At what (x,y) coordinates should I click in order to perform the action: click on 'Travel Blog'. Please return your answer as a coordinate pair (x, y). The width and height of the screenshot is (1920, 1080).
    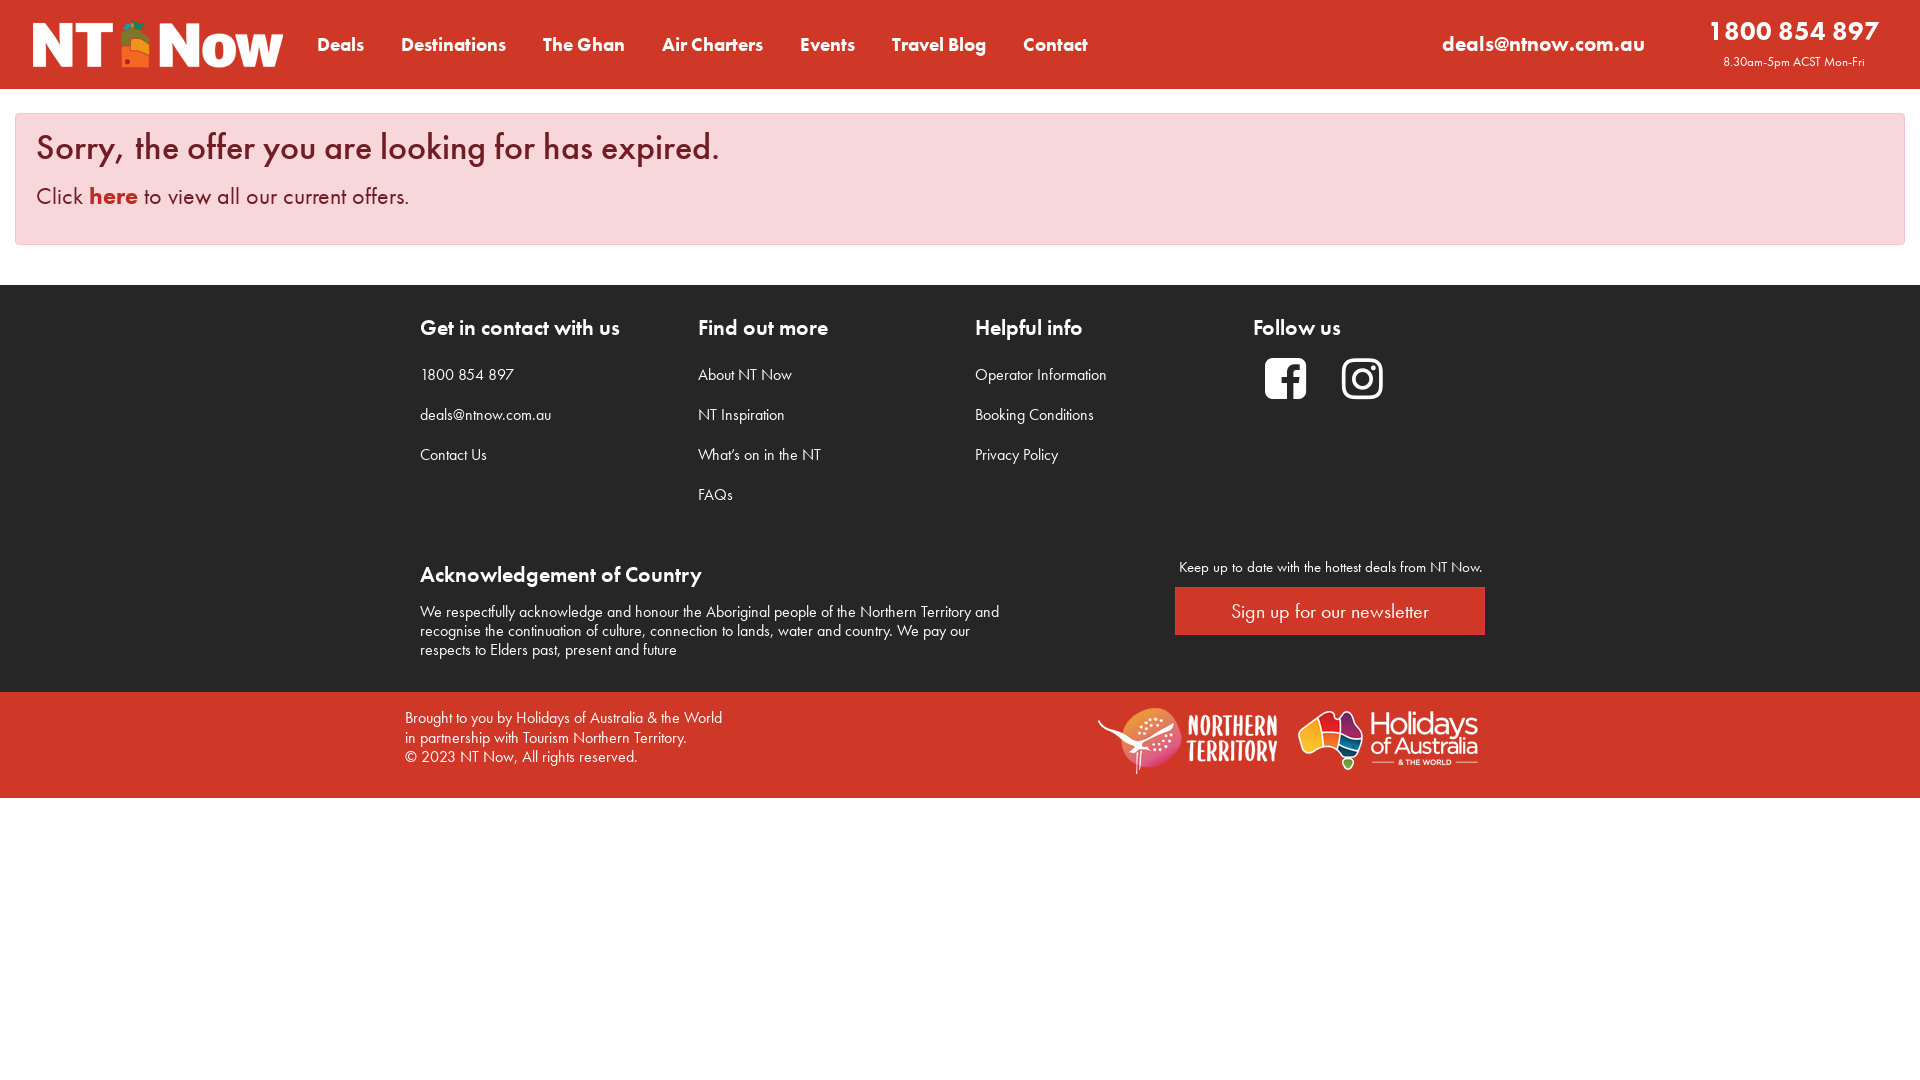
    Looking at the image, I should click on (938, 44).